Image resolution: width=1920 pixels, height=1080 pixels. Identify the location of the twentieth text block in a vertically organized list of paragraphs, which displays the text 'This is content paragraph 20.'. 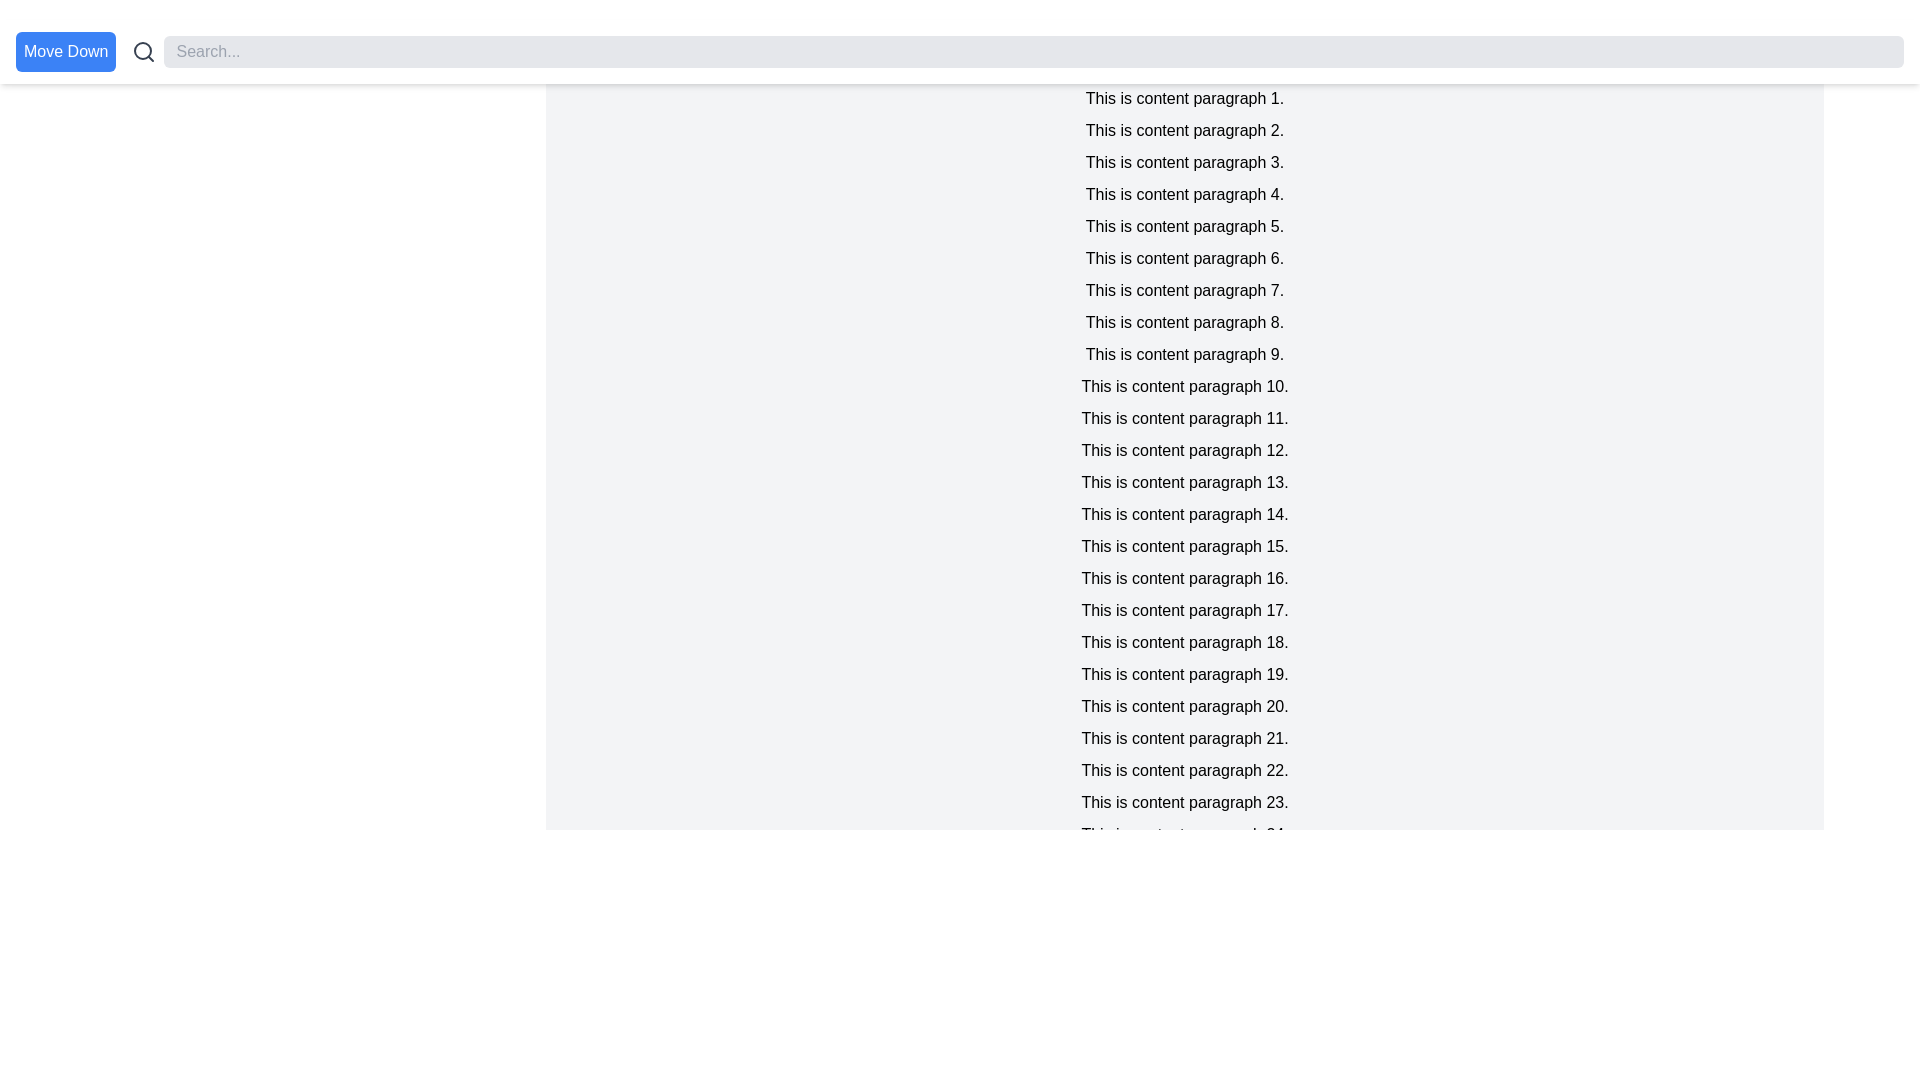
(1185, 705).